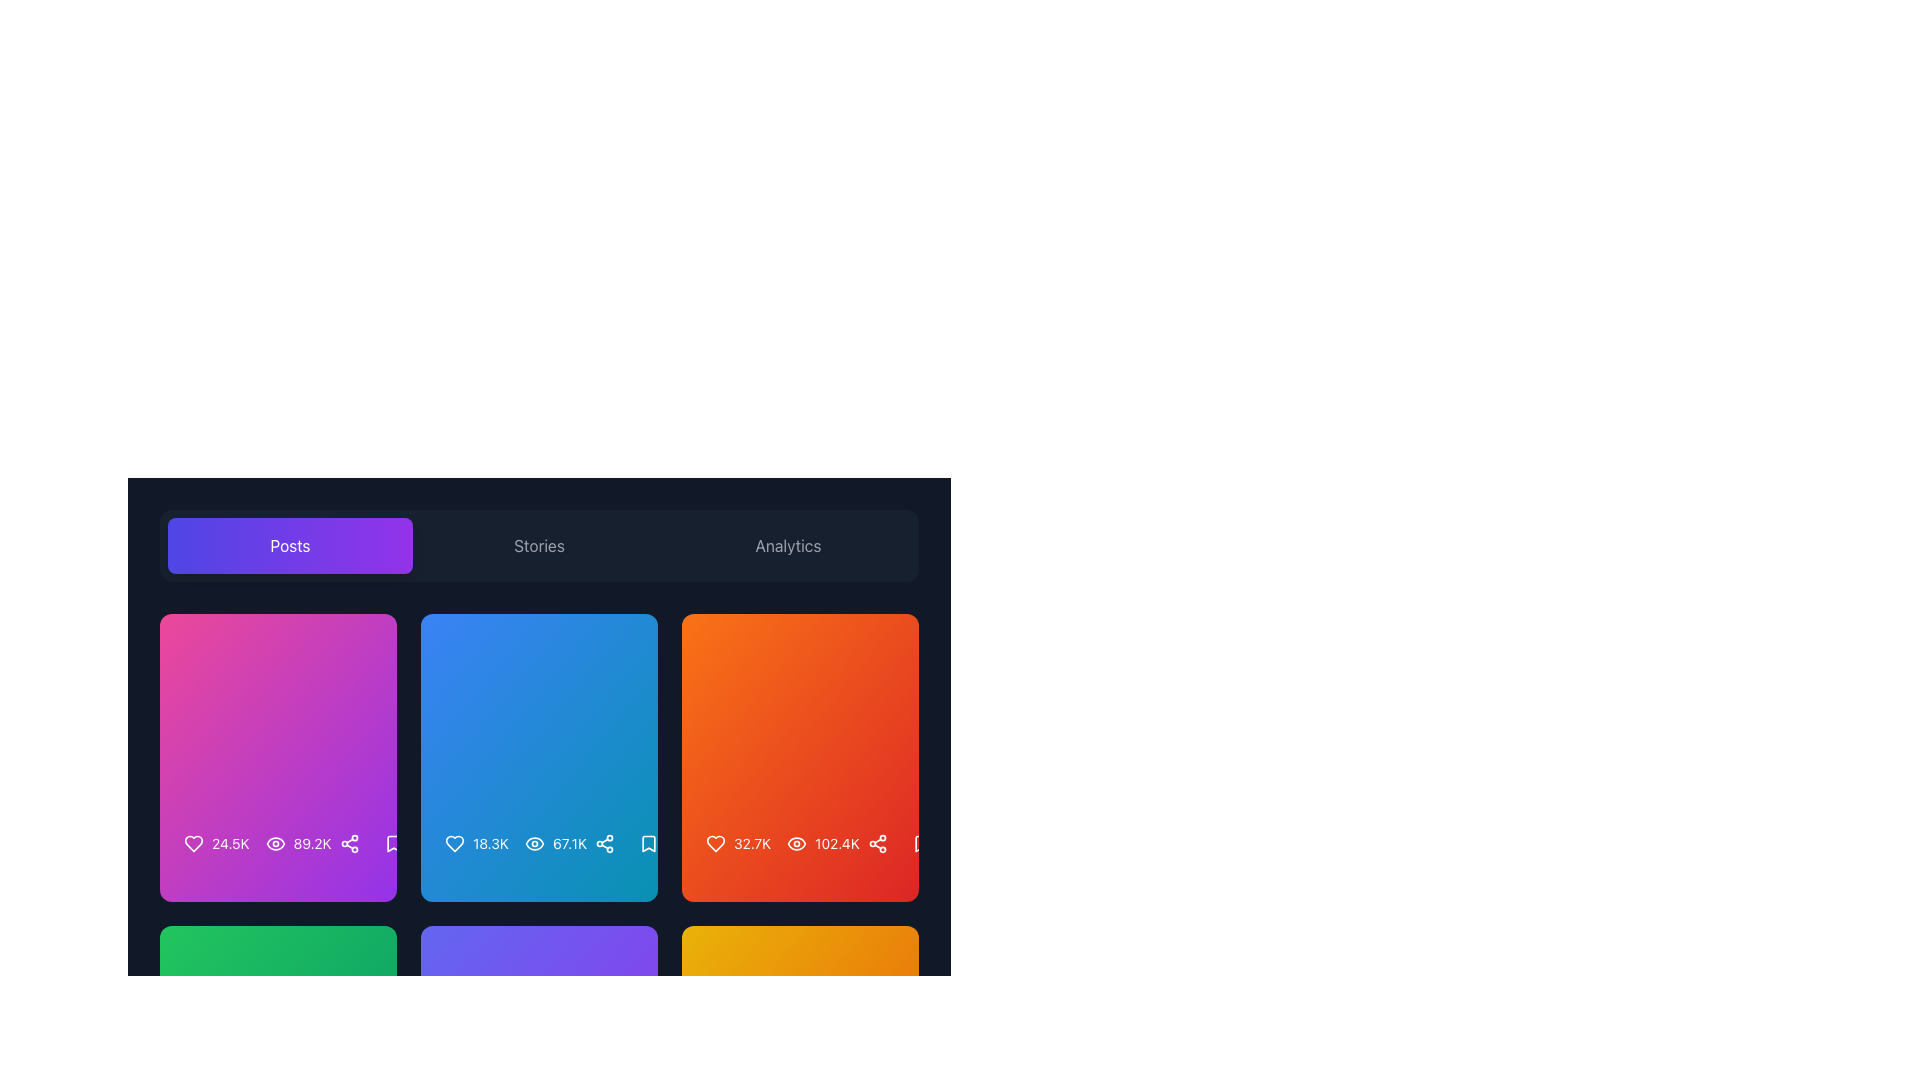 The width and height of the screenshot is (1920, 1080). I want to click on the bookmark button located at the bottom right corner of a blue card, which is the last icon in the row of interactive icons, so click(648, 844).